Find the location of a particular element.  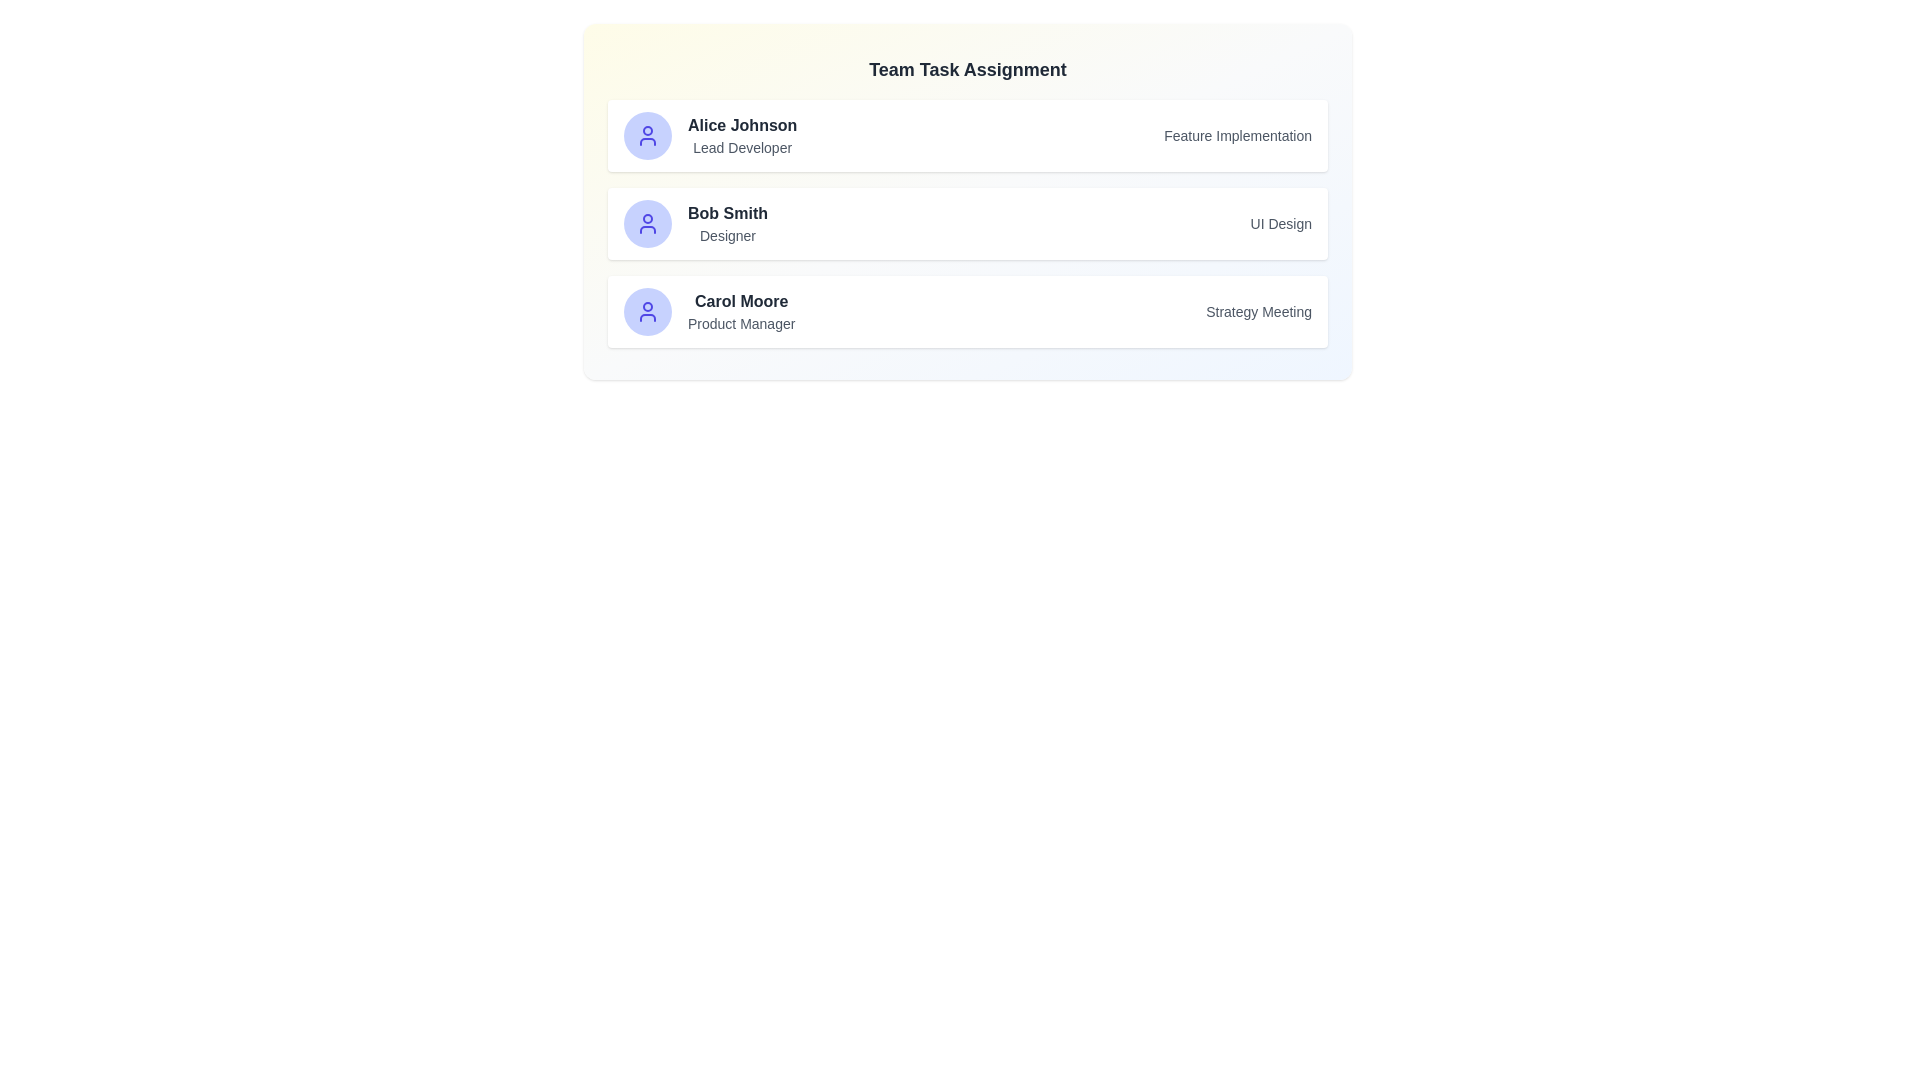

the static text label displaying 'Team Task Assignment', which is prominently positioned at the top of the interface with bold, large font and center alignment is located at coordinates (968, 68).